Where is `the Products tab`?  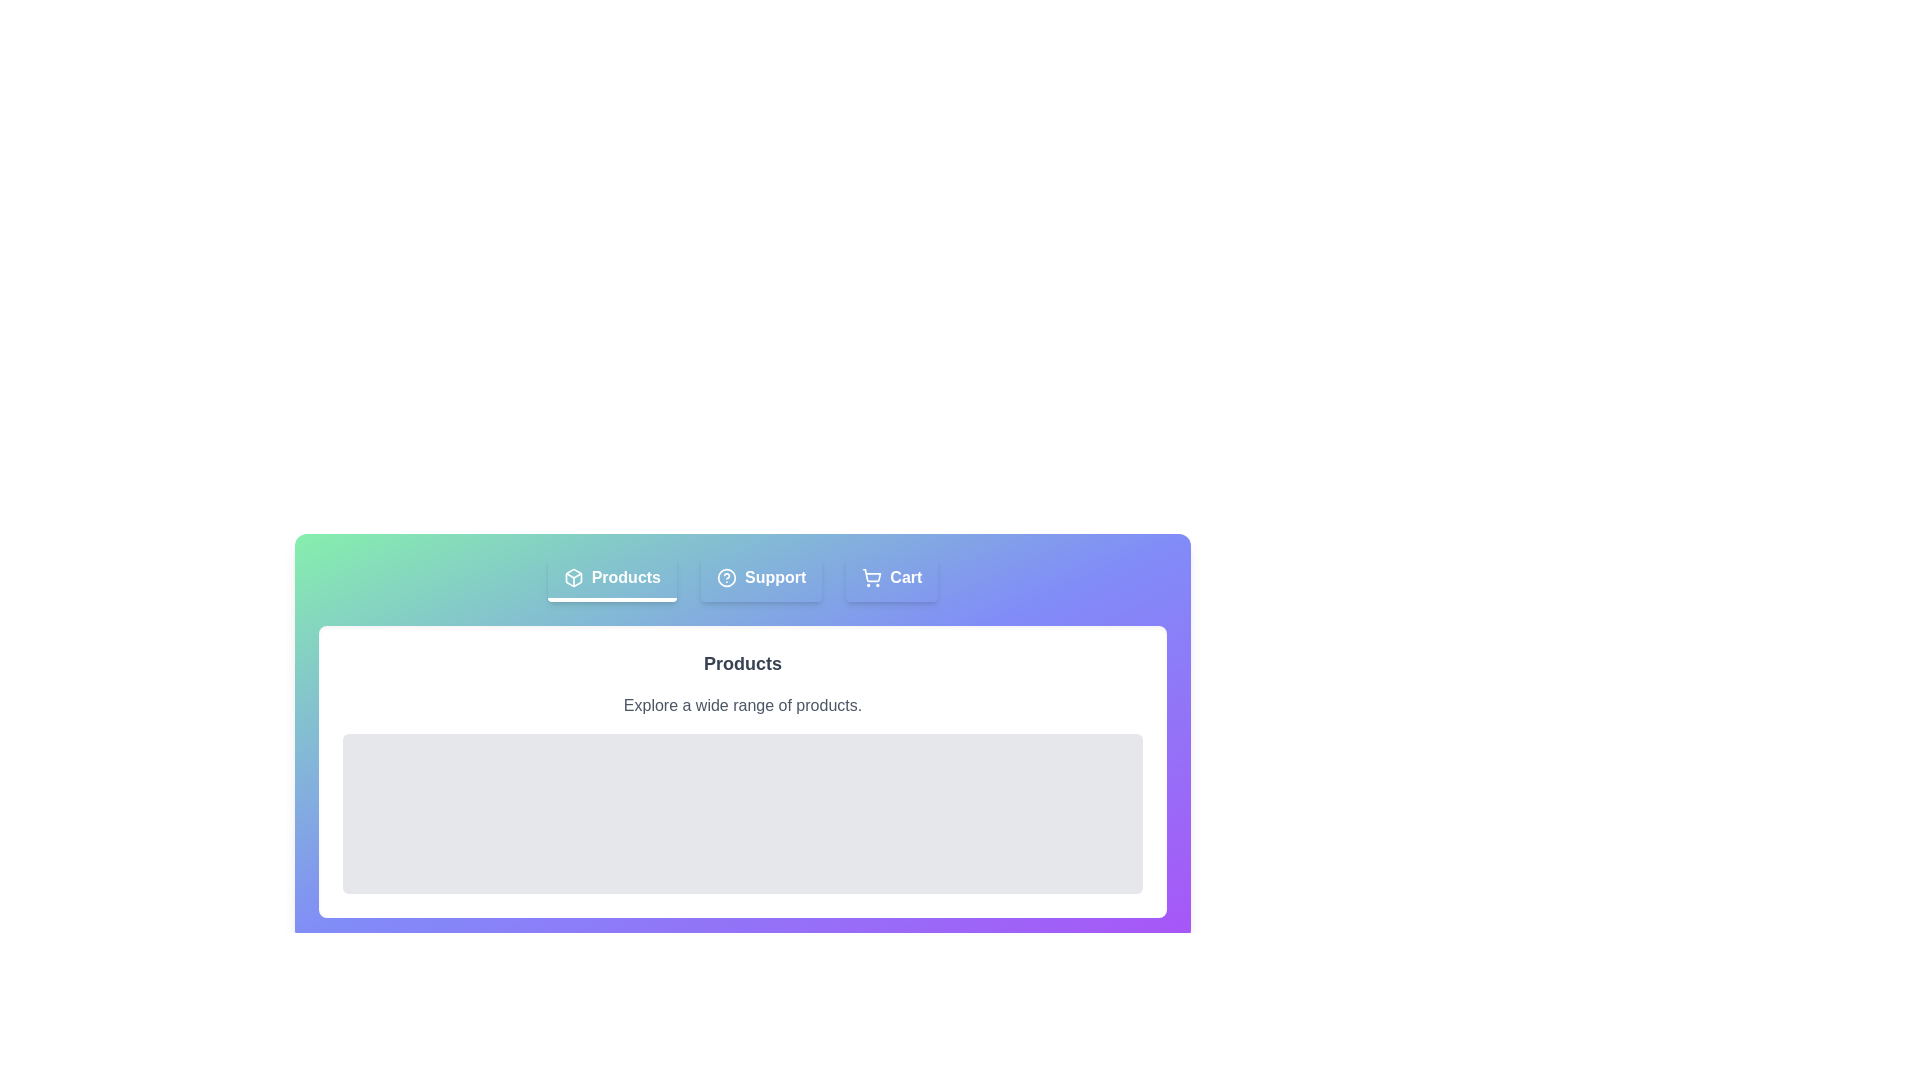
the Products tab is located at coordinates (610, 579).